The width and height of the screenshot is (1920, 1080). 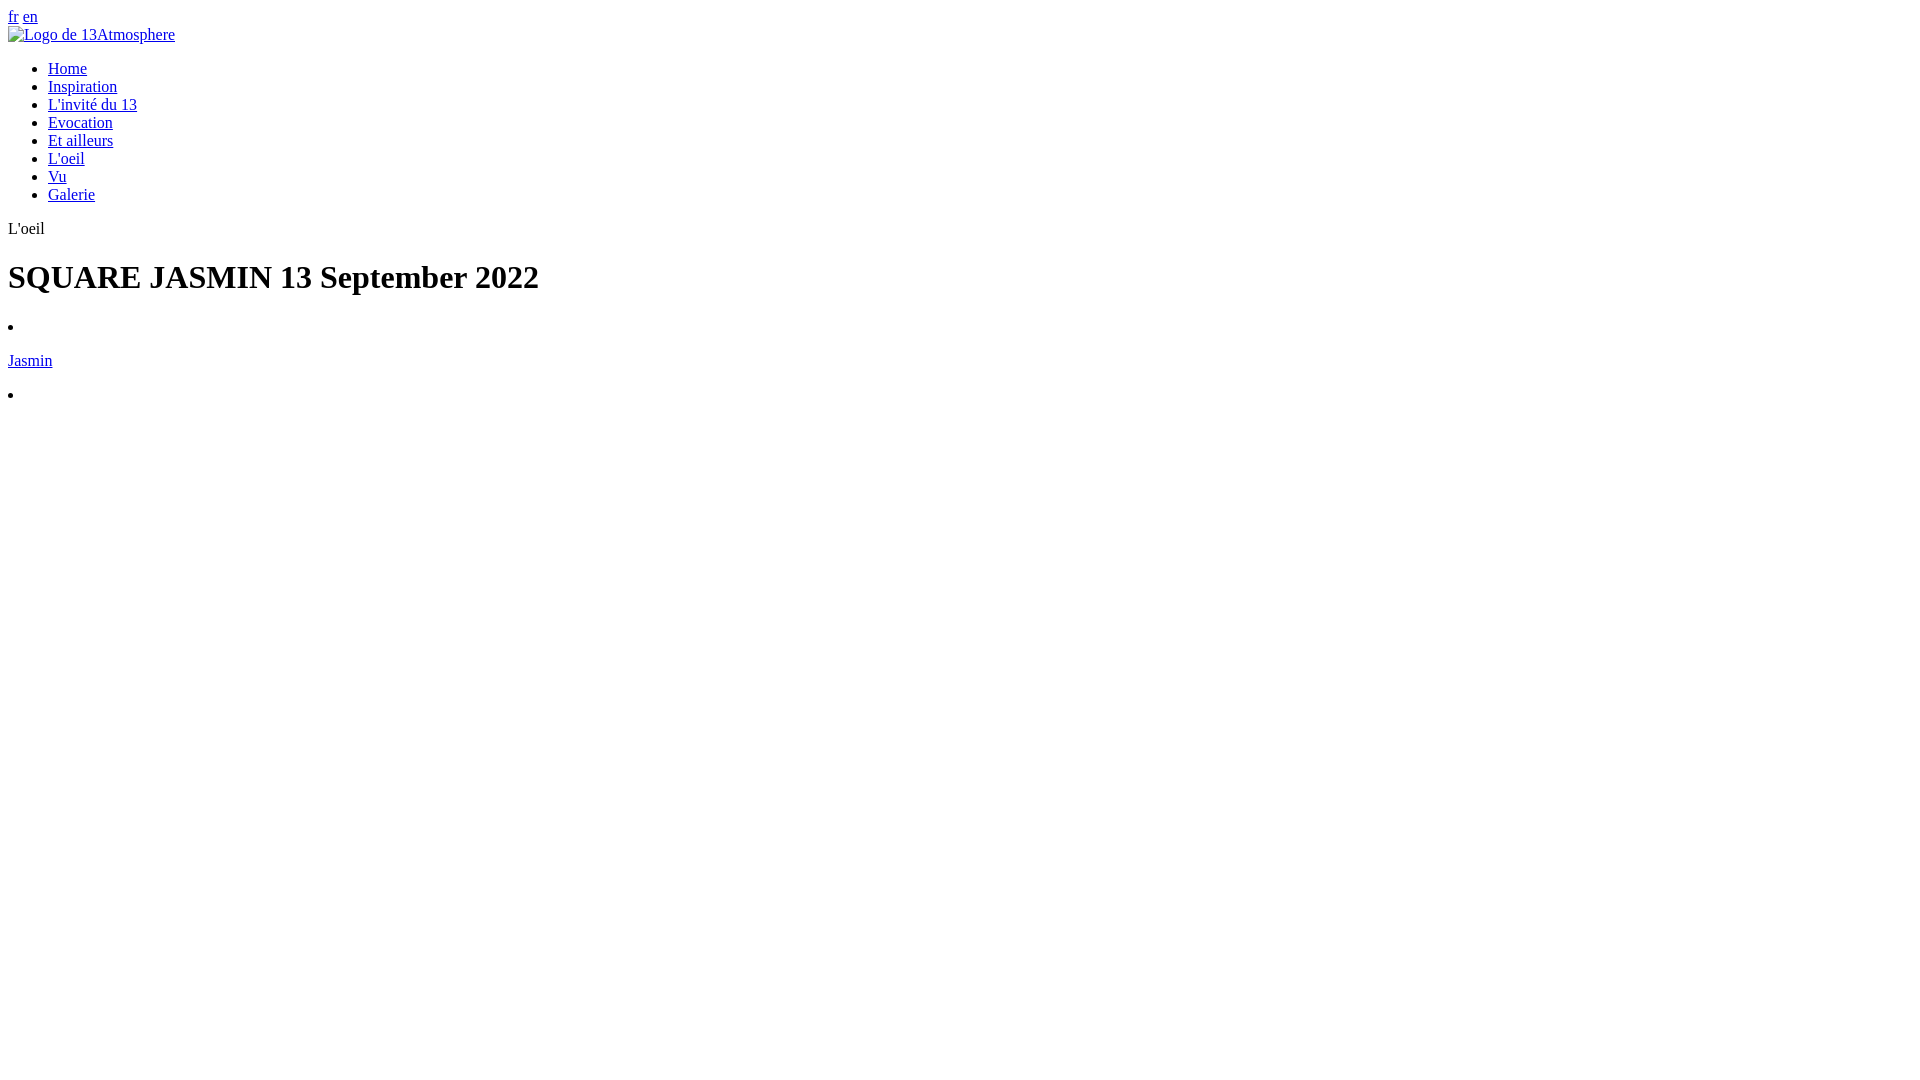 What do you see at coordinates (30, 16) in the screenshot?
I see `'en'` at bounding box center [30, 16].